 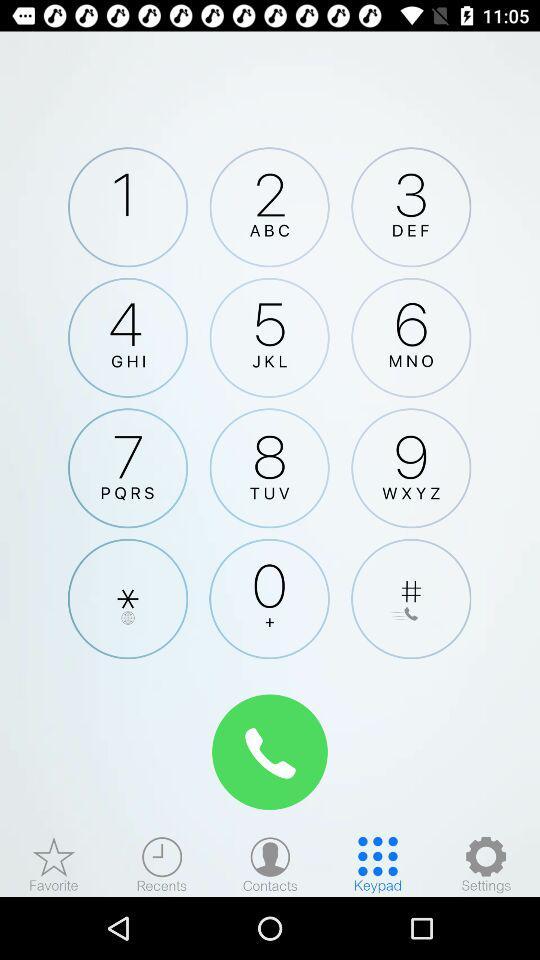 I want to click on button, so click(x=410, y=599).